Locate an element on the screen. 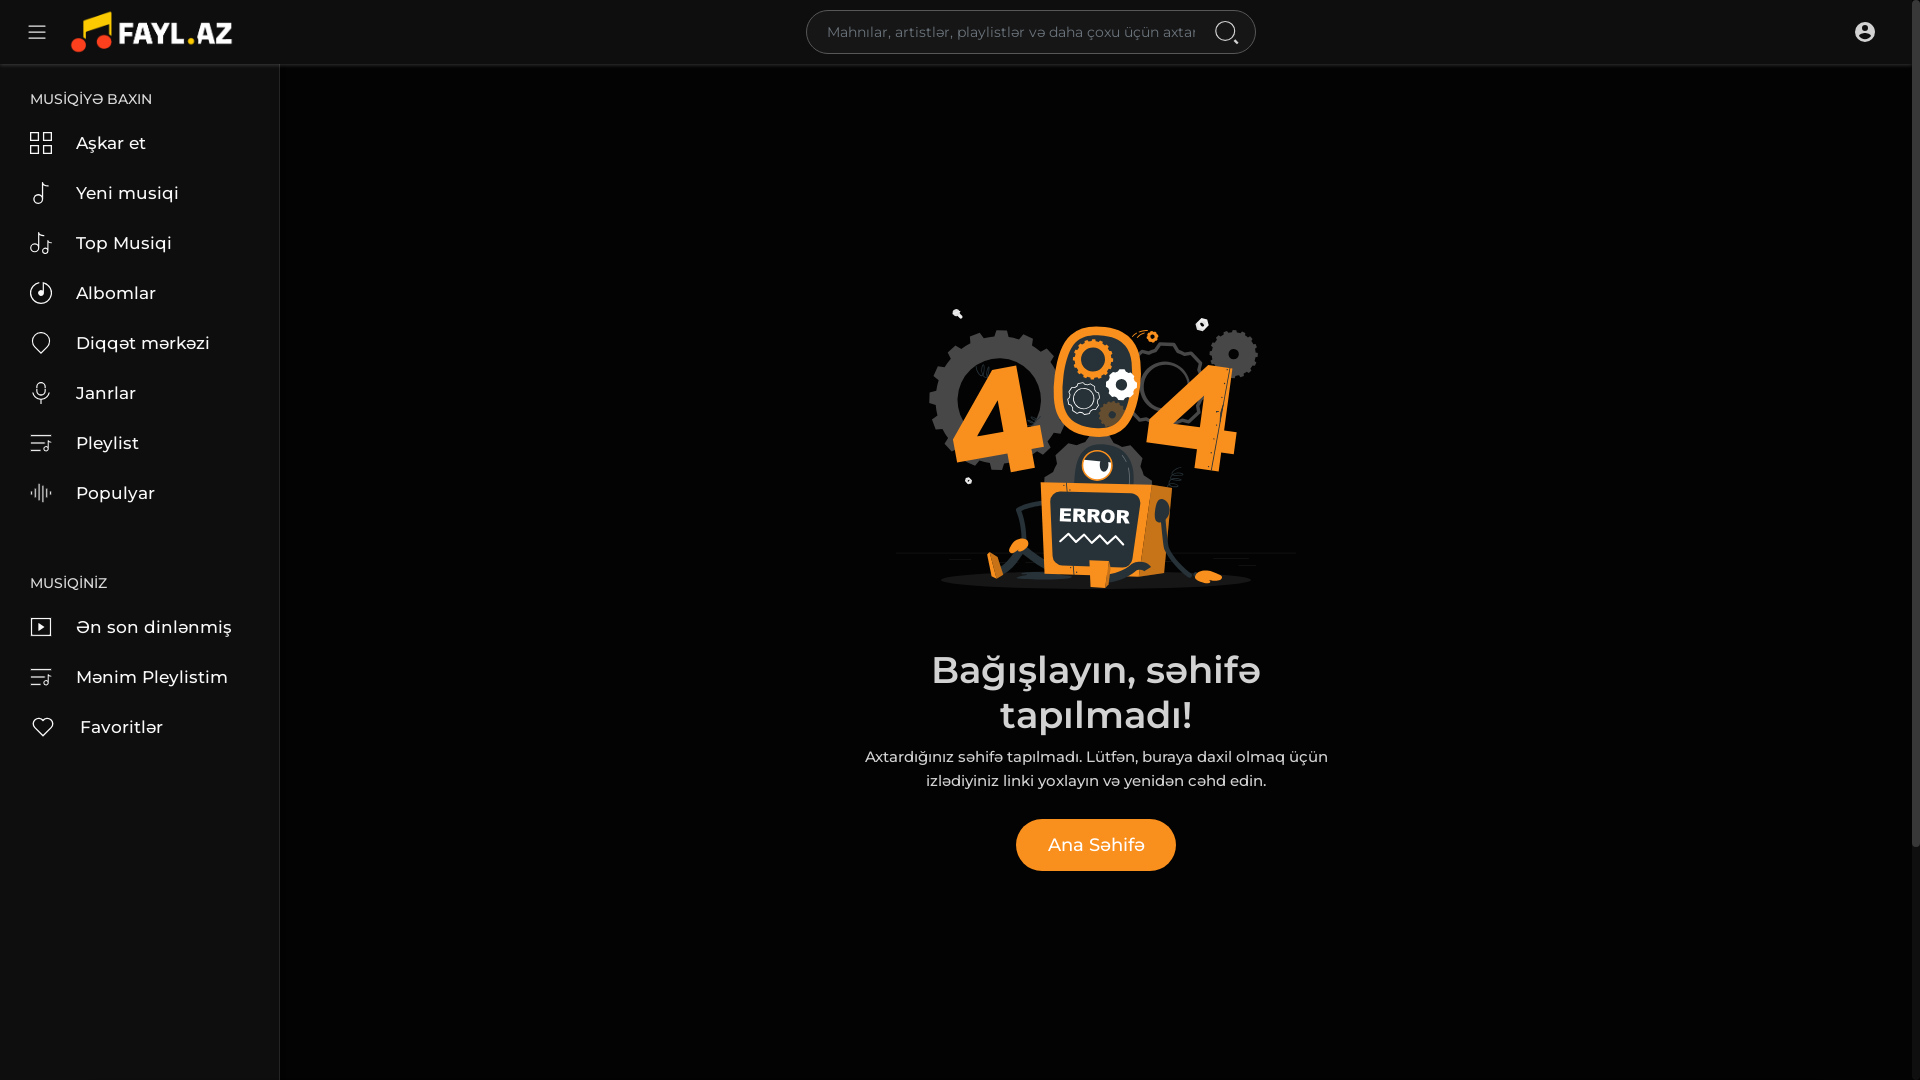 The width and height of the screenshot is (1920, 1080). 'Populyar' is located at coordinates (138, 493).